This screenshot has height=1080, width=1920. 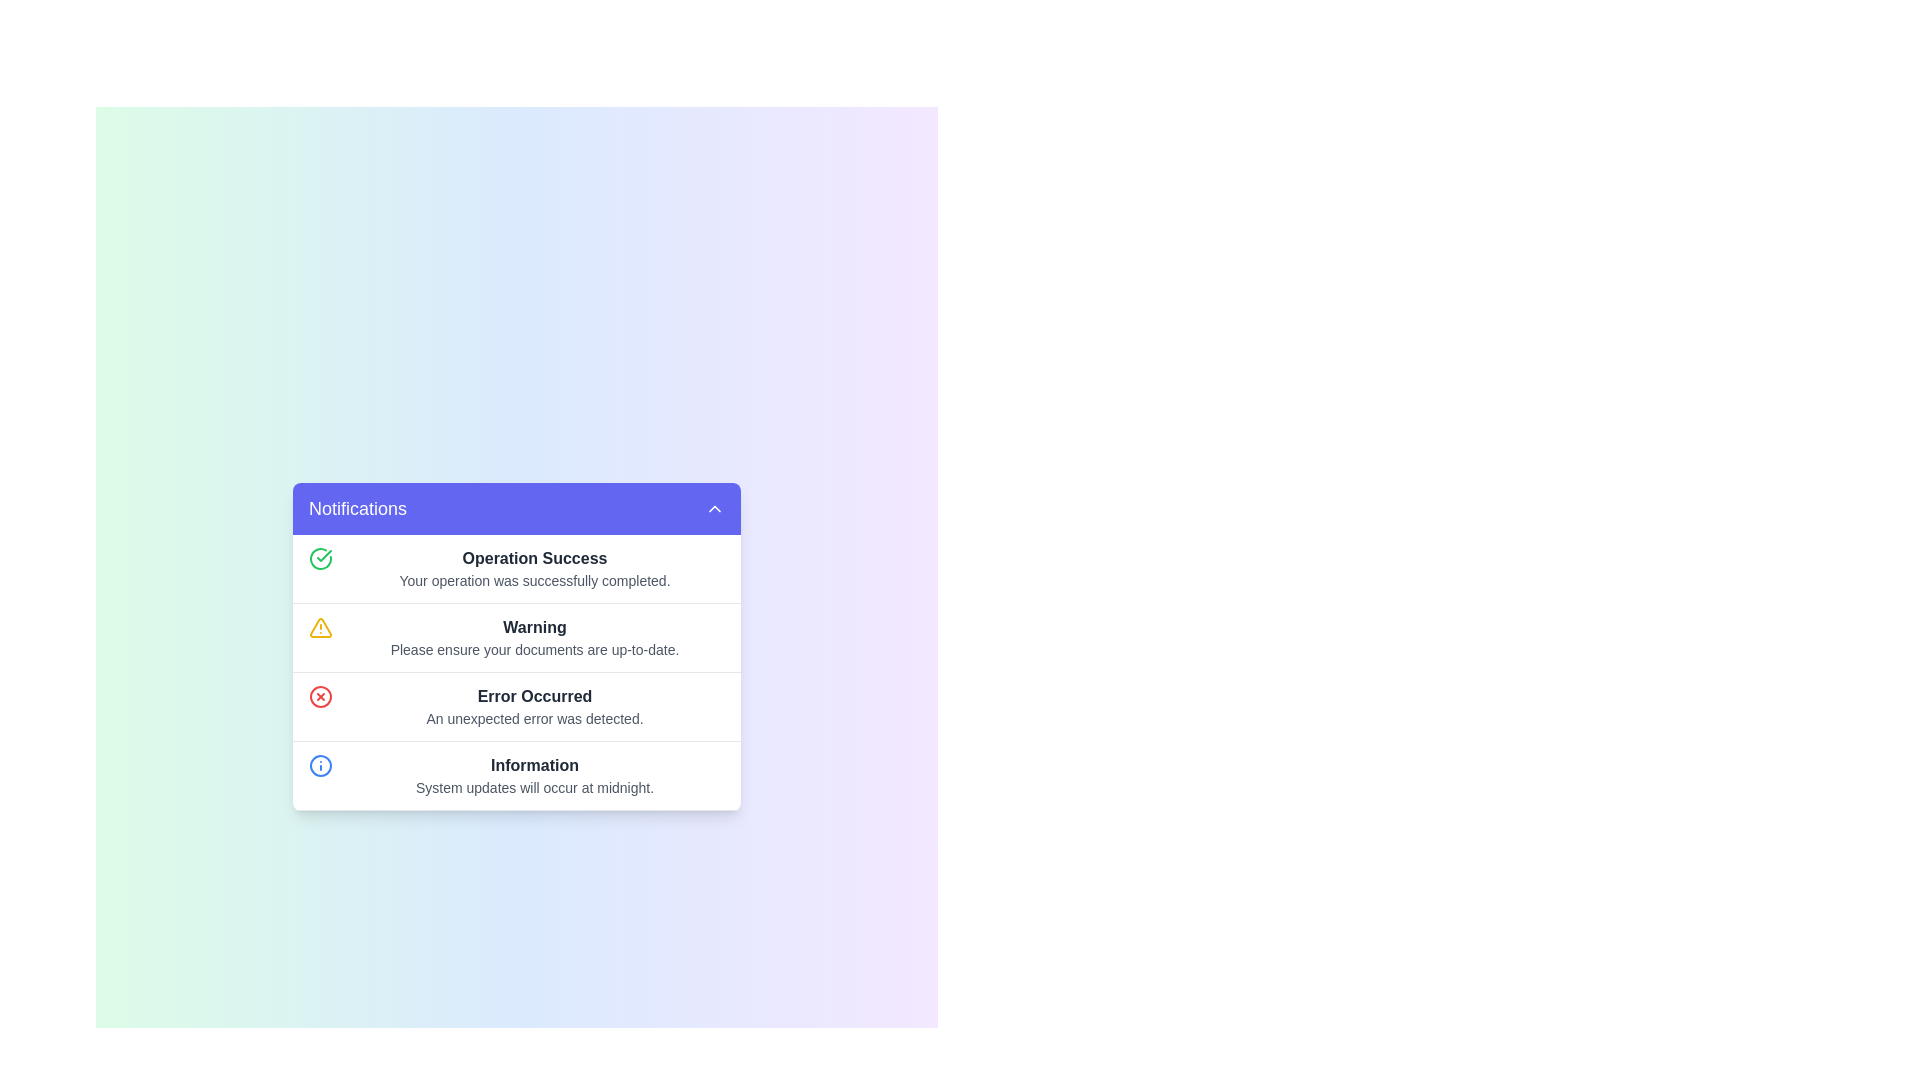 I want to click on the 'Notifications' text label, which is a bold, larger font text against a purple background in the top header bar of a notification card, so click(x=358, y=508).